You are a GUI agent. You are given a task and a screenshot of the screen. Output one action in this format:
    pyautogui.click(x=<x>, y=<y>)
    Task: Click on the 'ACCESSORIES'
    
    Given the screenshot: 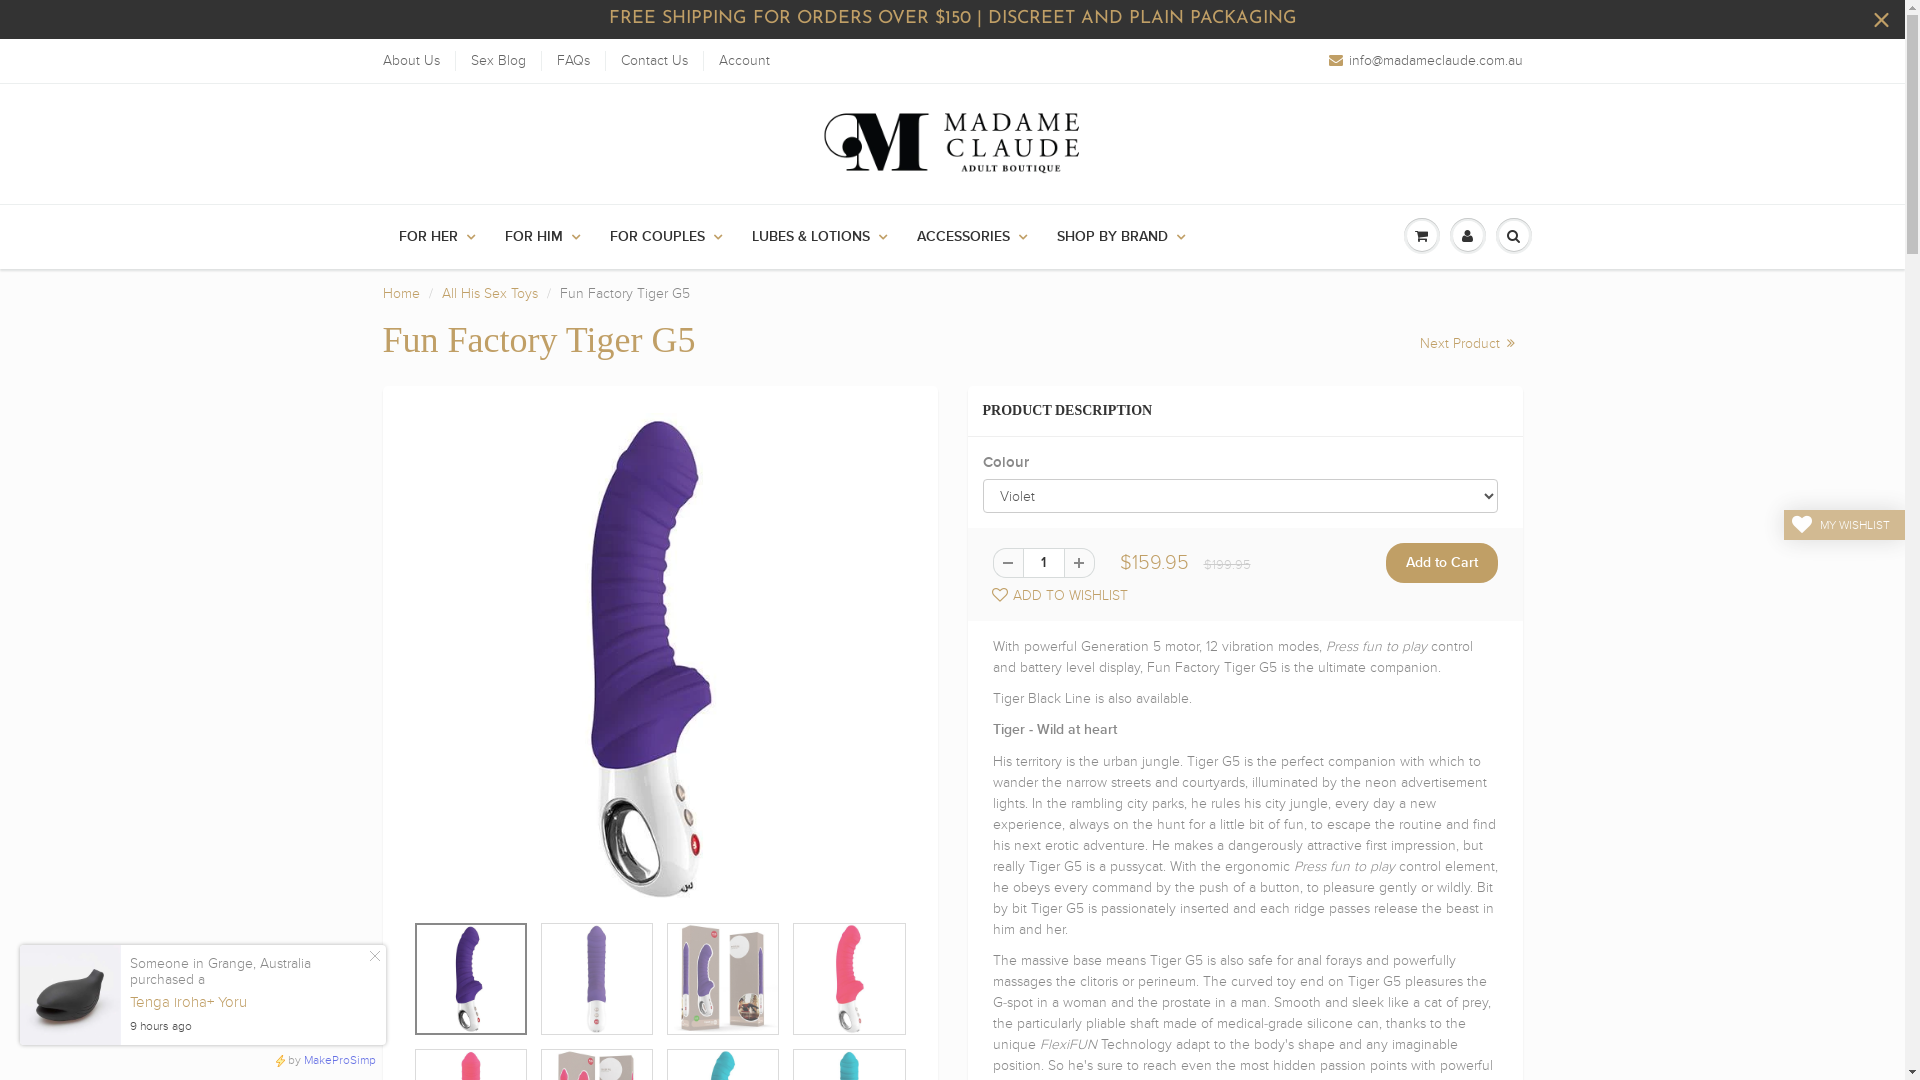 What is the action you would take?
    pyautogui.click(x=971, y=235)
    